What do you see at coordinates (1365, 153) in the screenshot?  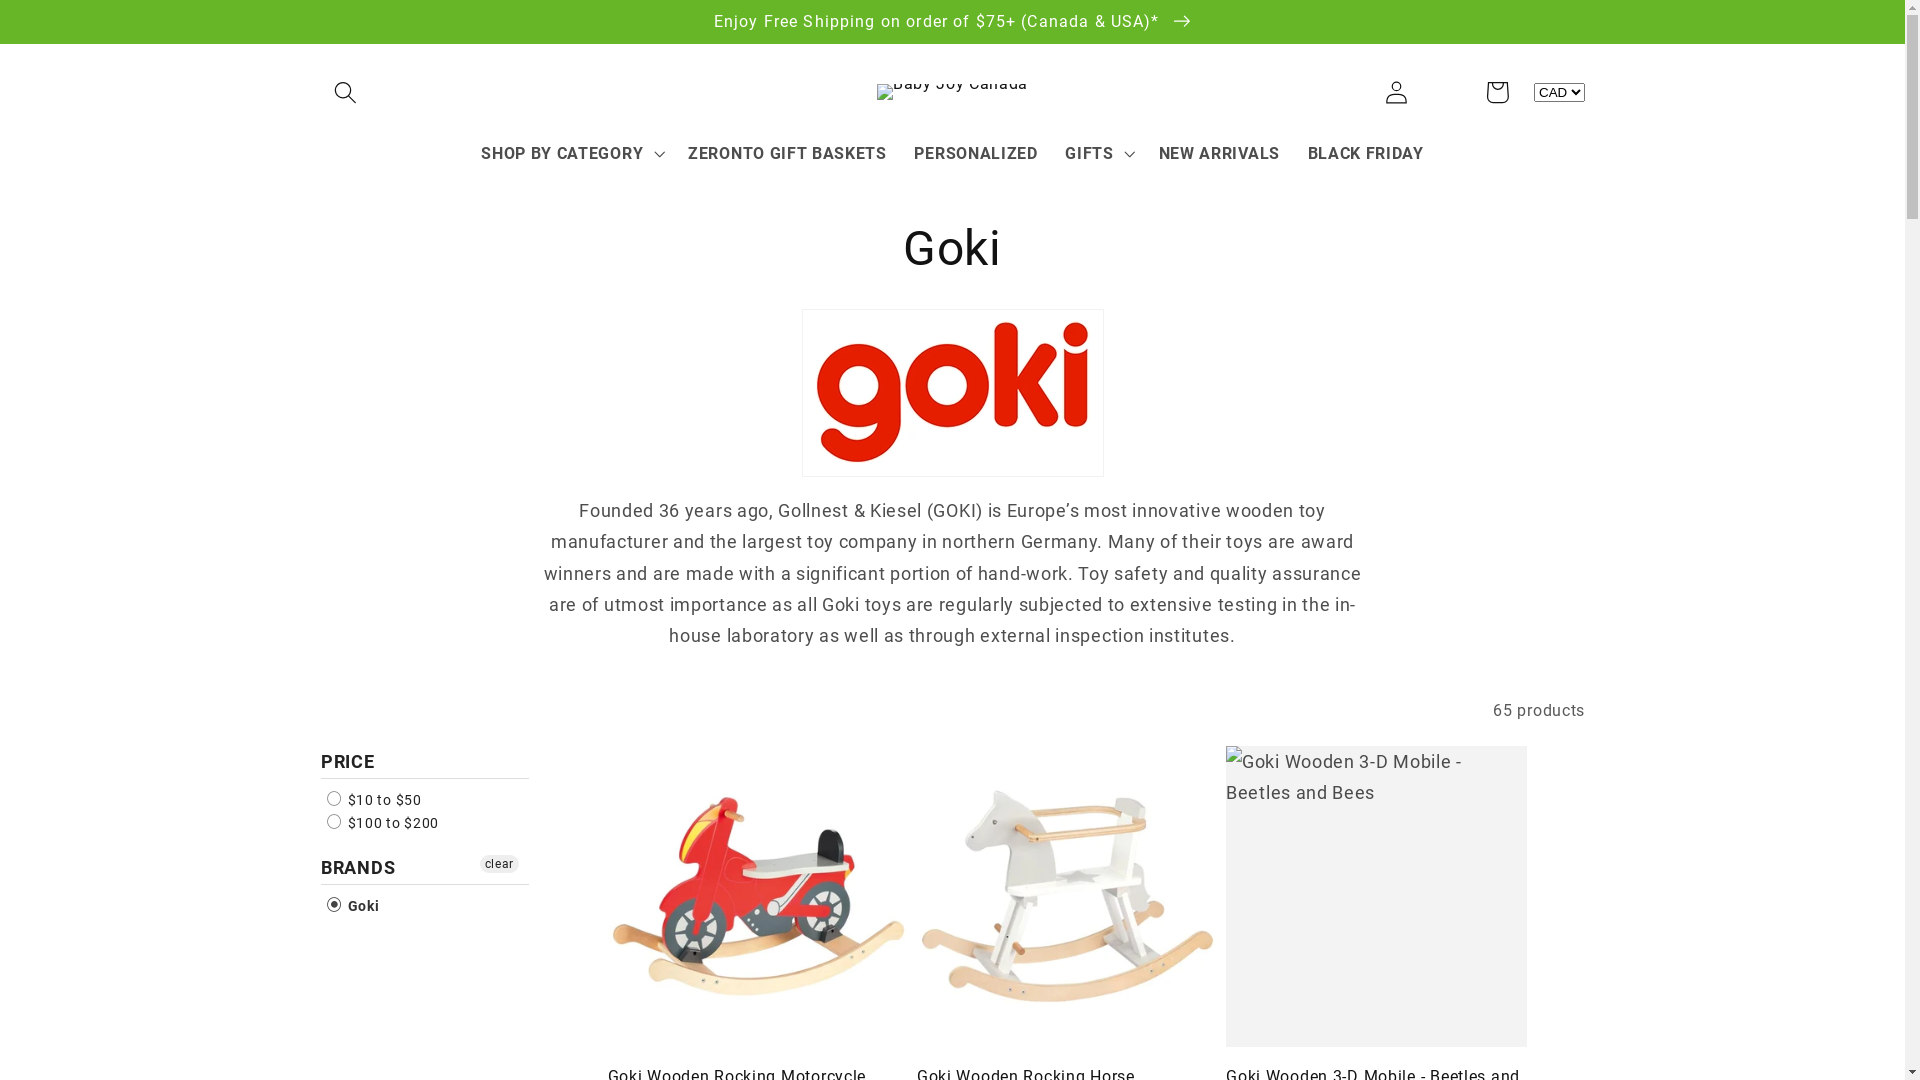 I see `'BLACK FRIDAY'` at bounding box center [1365, 153].